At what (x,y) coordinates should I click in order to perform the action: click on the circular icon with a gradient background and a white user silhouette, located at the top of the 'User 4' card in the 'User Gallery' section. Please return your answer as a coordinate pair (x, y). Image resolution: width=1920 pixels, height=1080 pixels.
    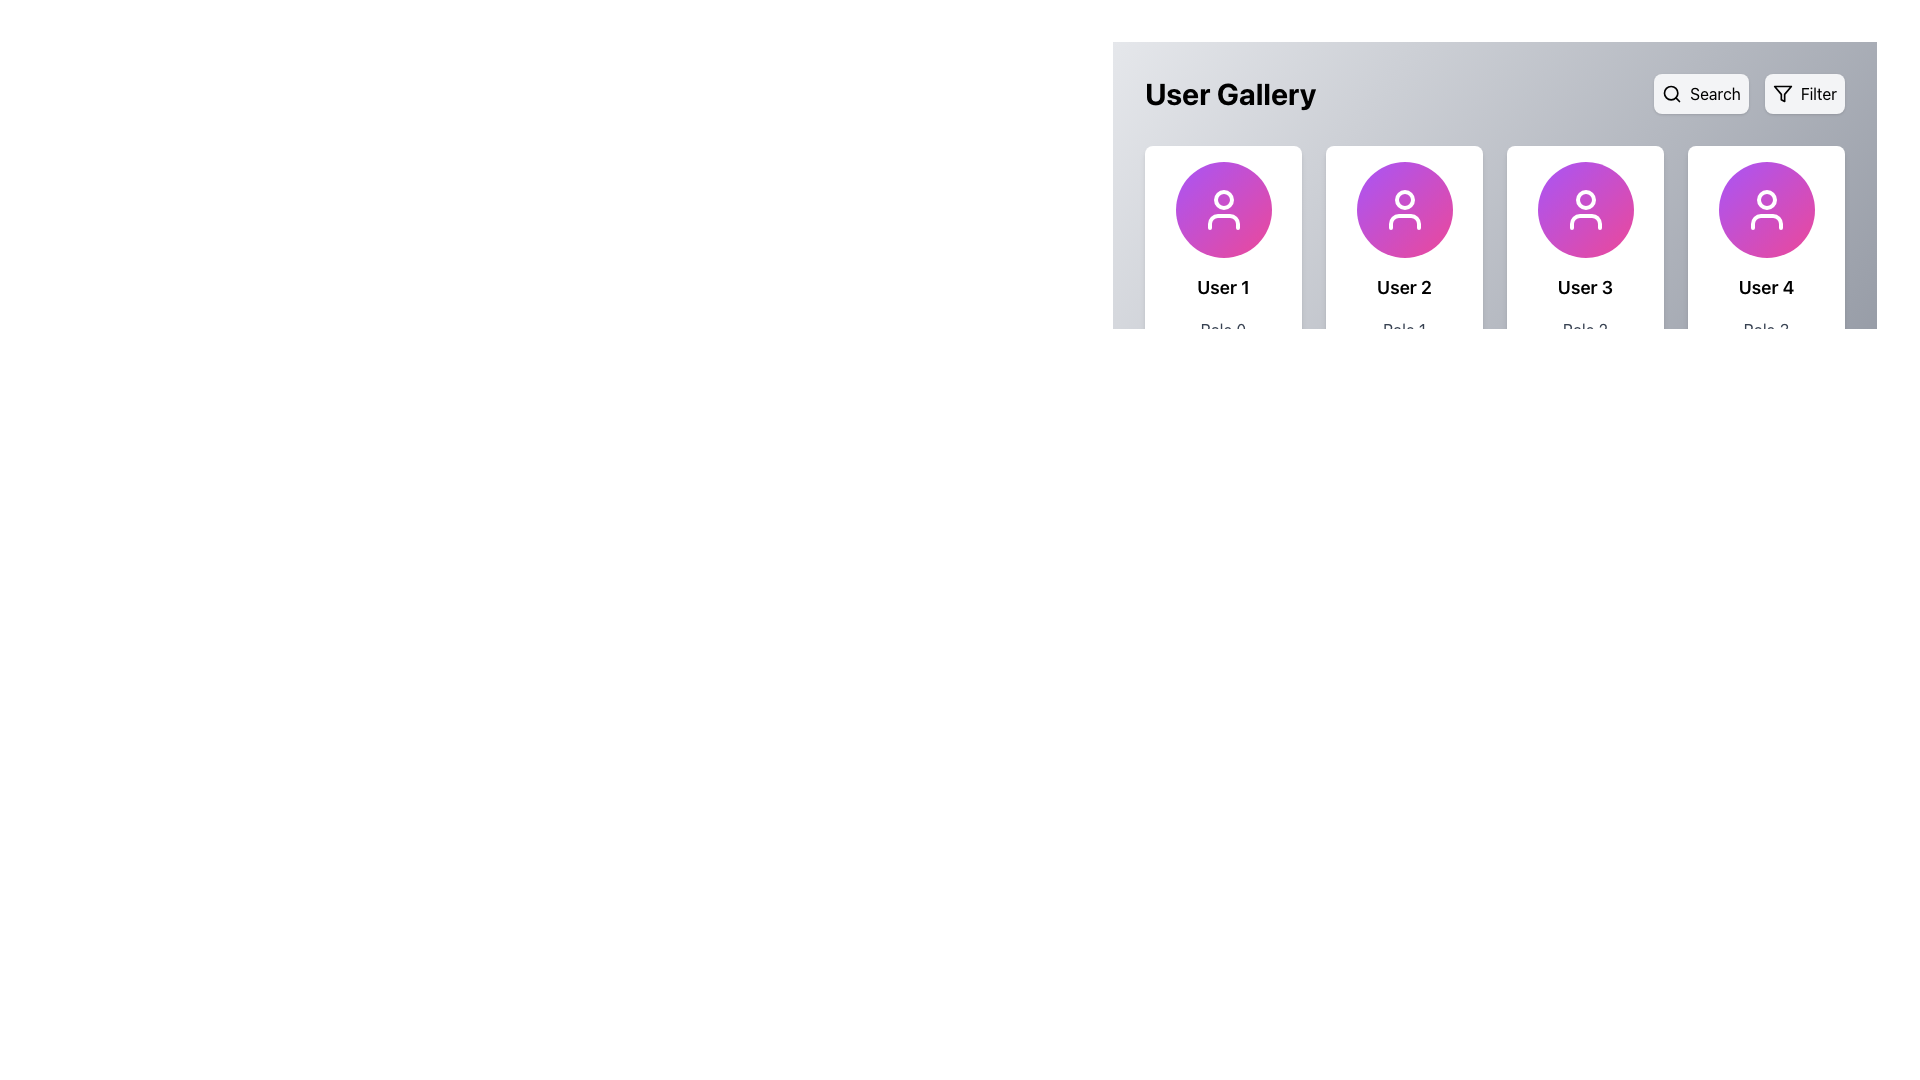
    Looking at the image, I should click on (1766, 209).